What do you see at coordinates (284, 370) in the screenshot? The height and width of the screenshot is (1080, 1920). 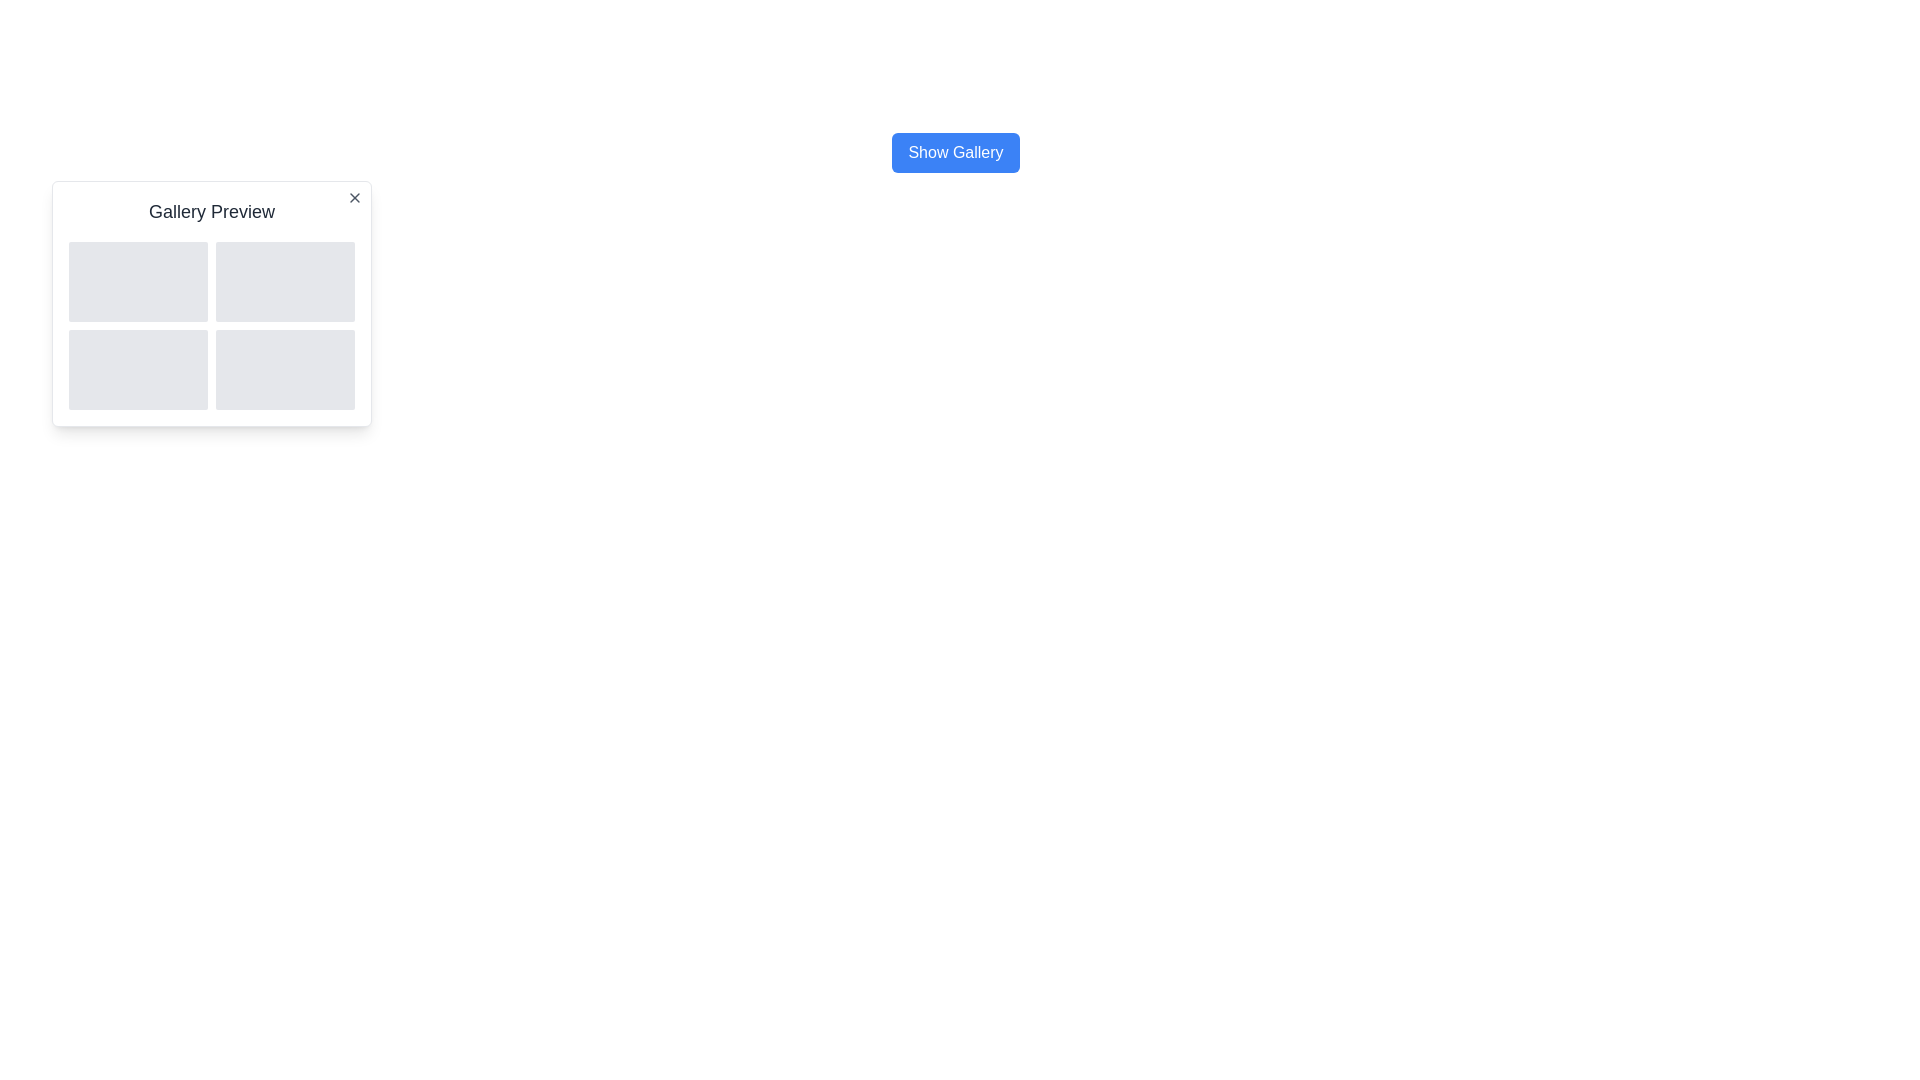 I see `Placeholder element located in the bottom-right of the 2x2 grid layout within the 'Gallery Preview' modal` at bounding box center [284, 370].